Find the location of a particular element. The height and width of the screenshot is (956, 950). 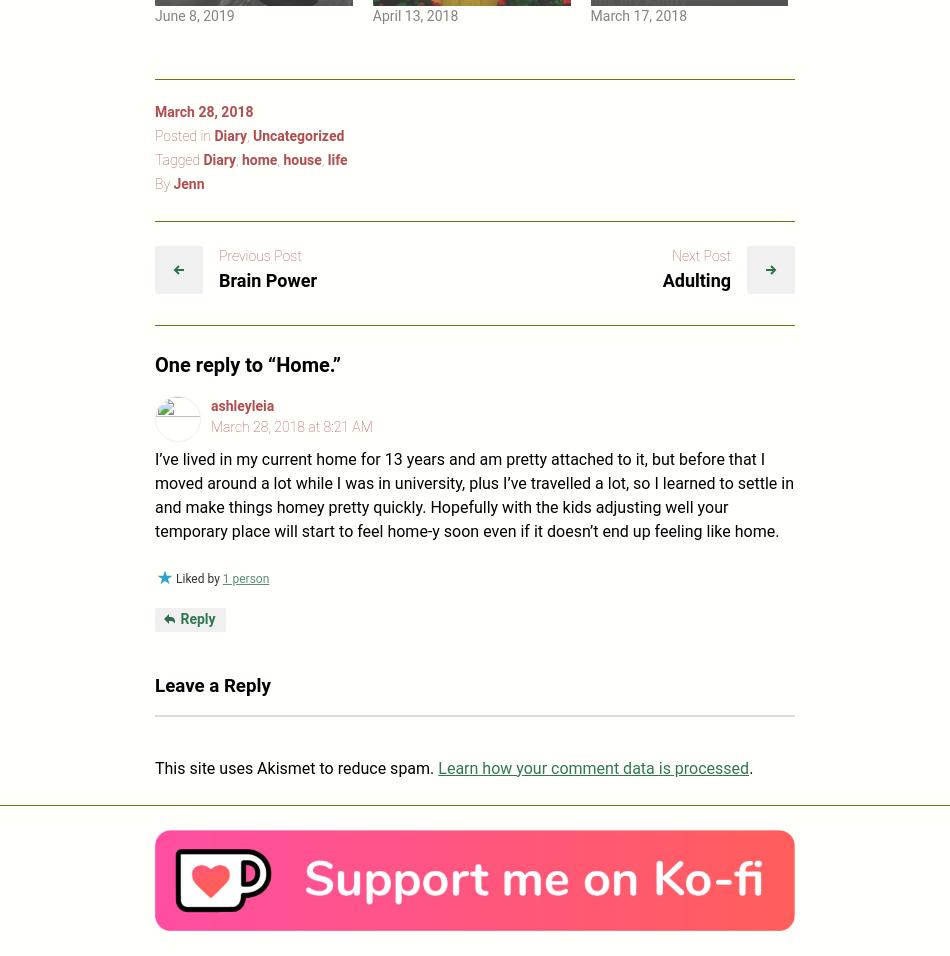

'Tagged' is located at coordinates (178, 158).